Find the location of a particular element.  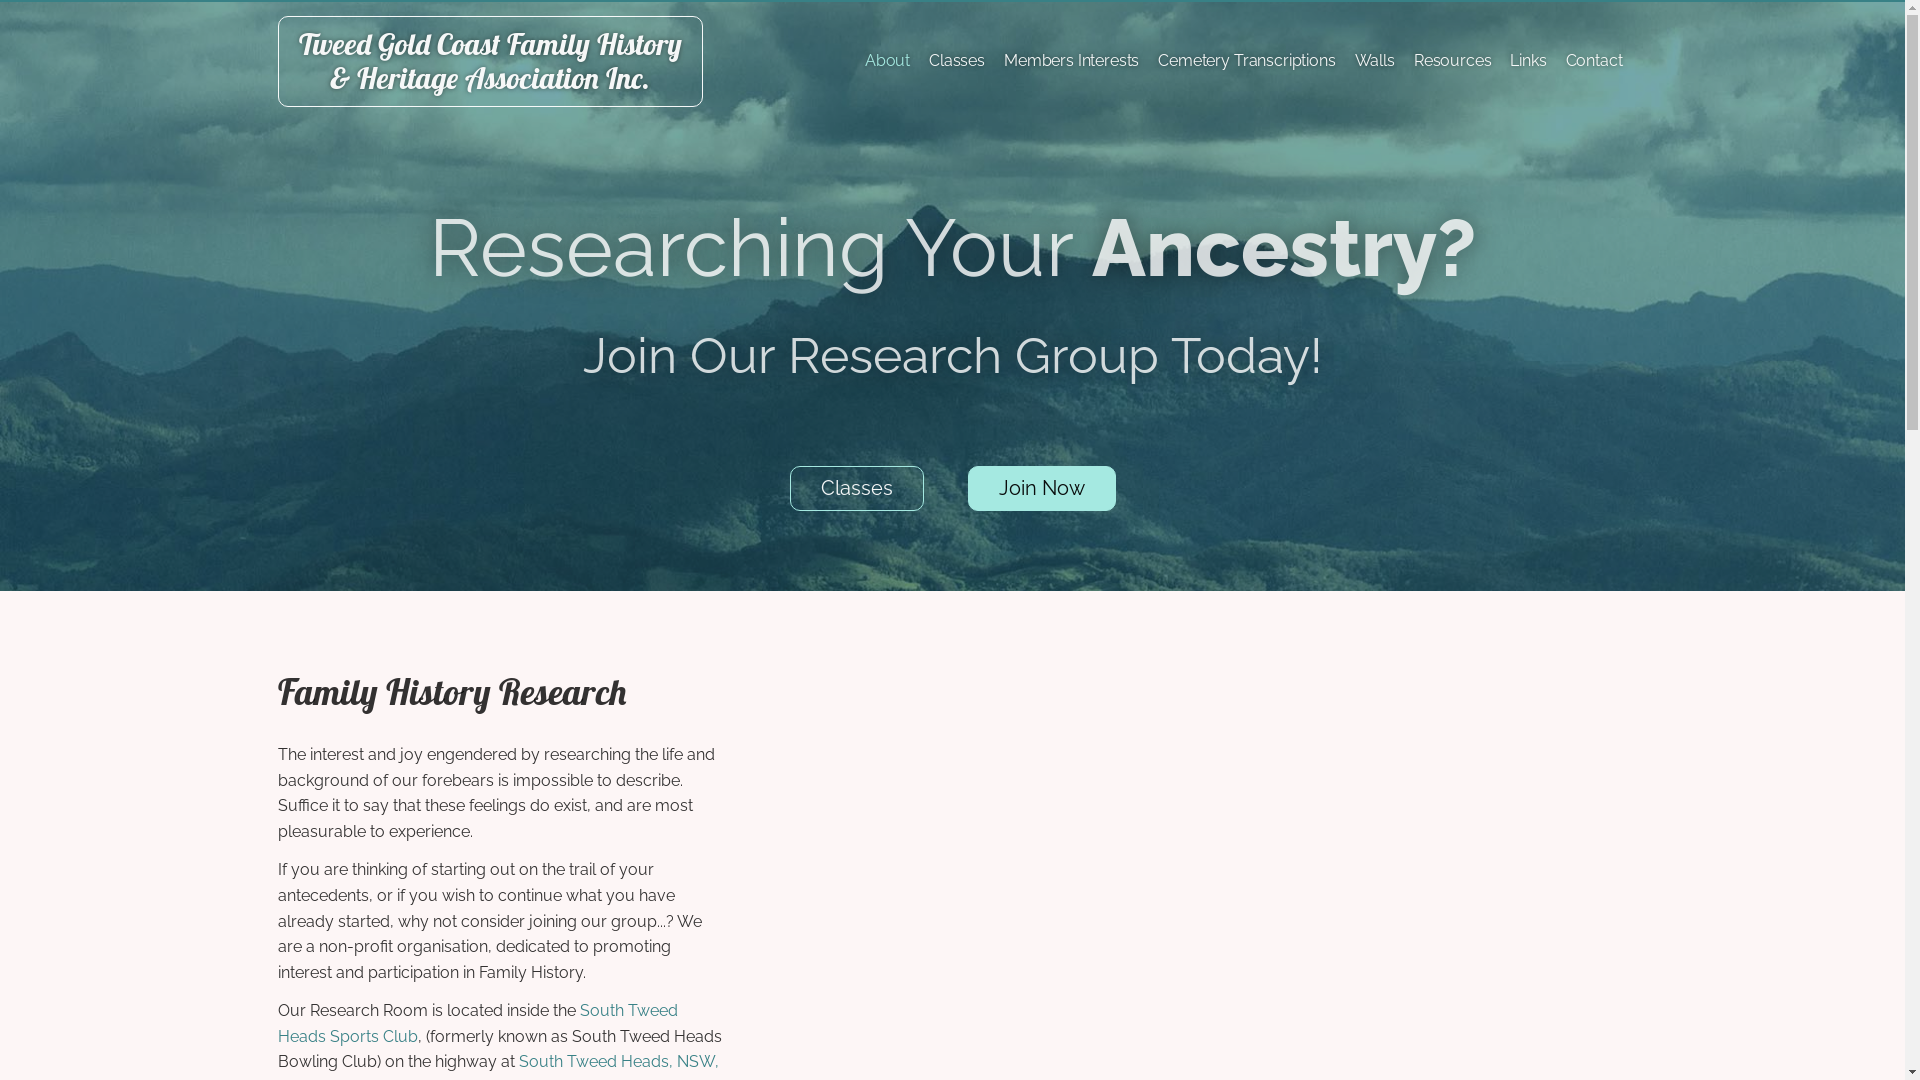

'Classes' is located at coordinates (955, 60).